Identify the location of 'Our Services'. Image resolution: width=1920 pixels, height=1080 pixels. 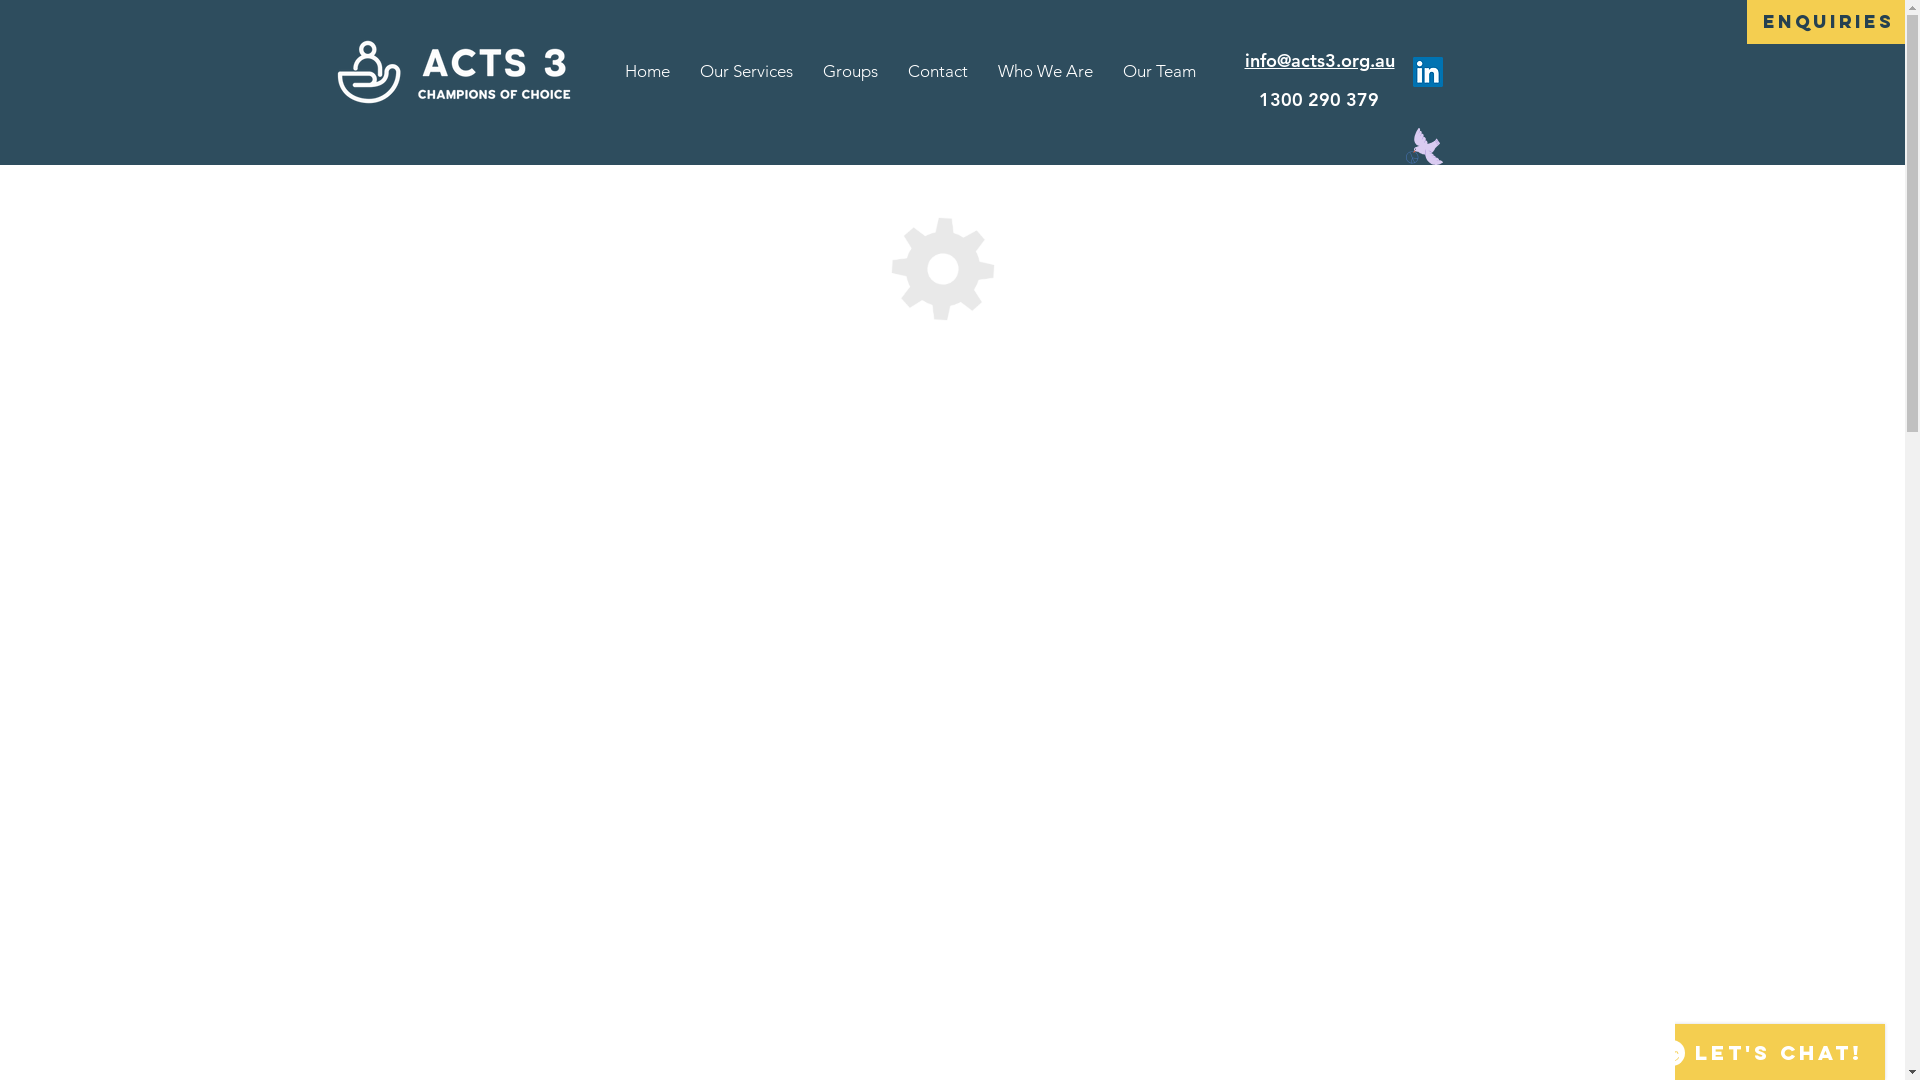
(745, 70).